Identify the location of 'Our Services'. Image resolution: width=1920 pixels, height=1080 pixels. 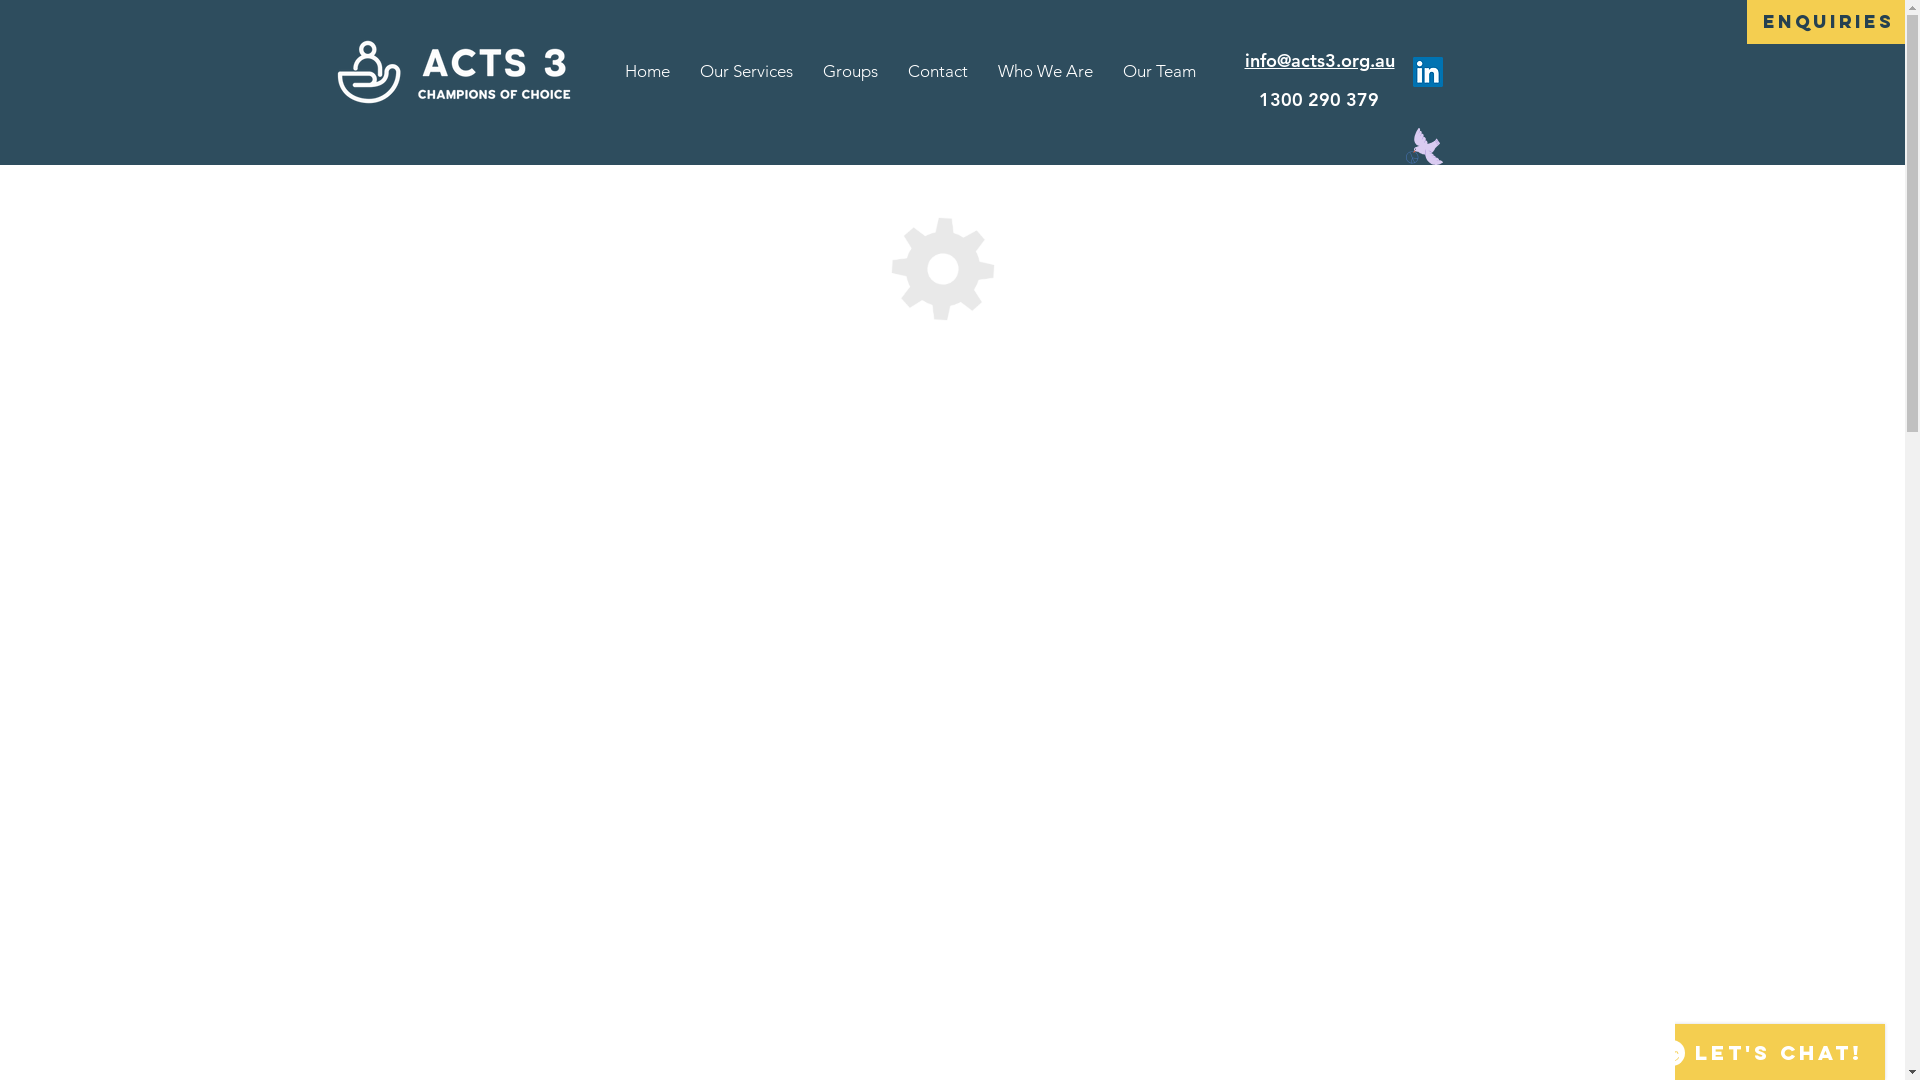
(745, 70).